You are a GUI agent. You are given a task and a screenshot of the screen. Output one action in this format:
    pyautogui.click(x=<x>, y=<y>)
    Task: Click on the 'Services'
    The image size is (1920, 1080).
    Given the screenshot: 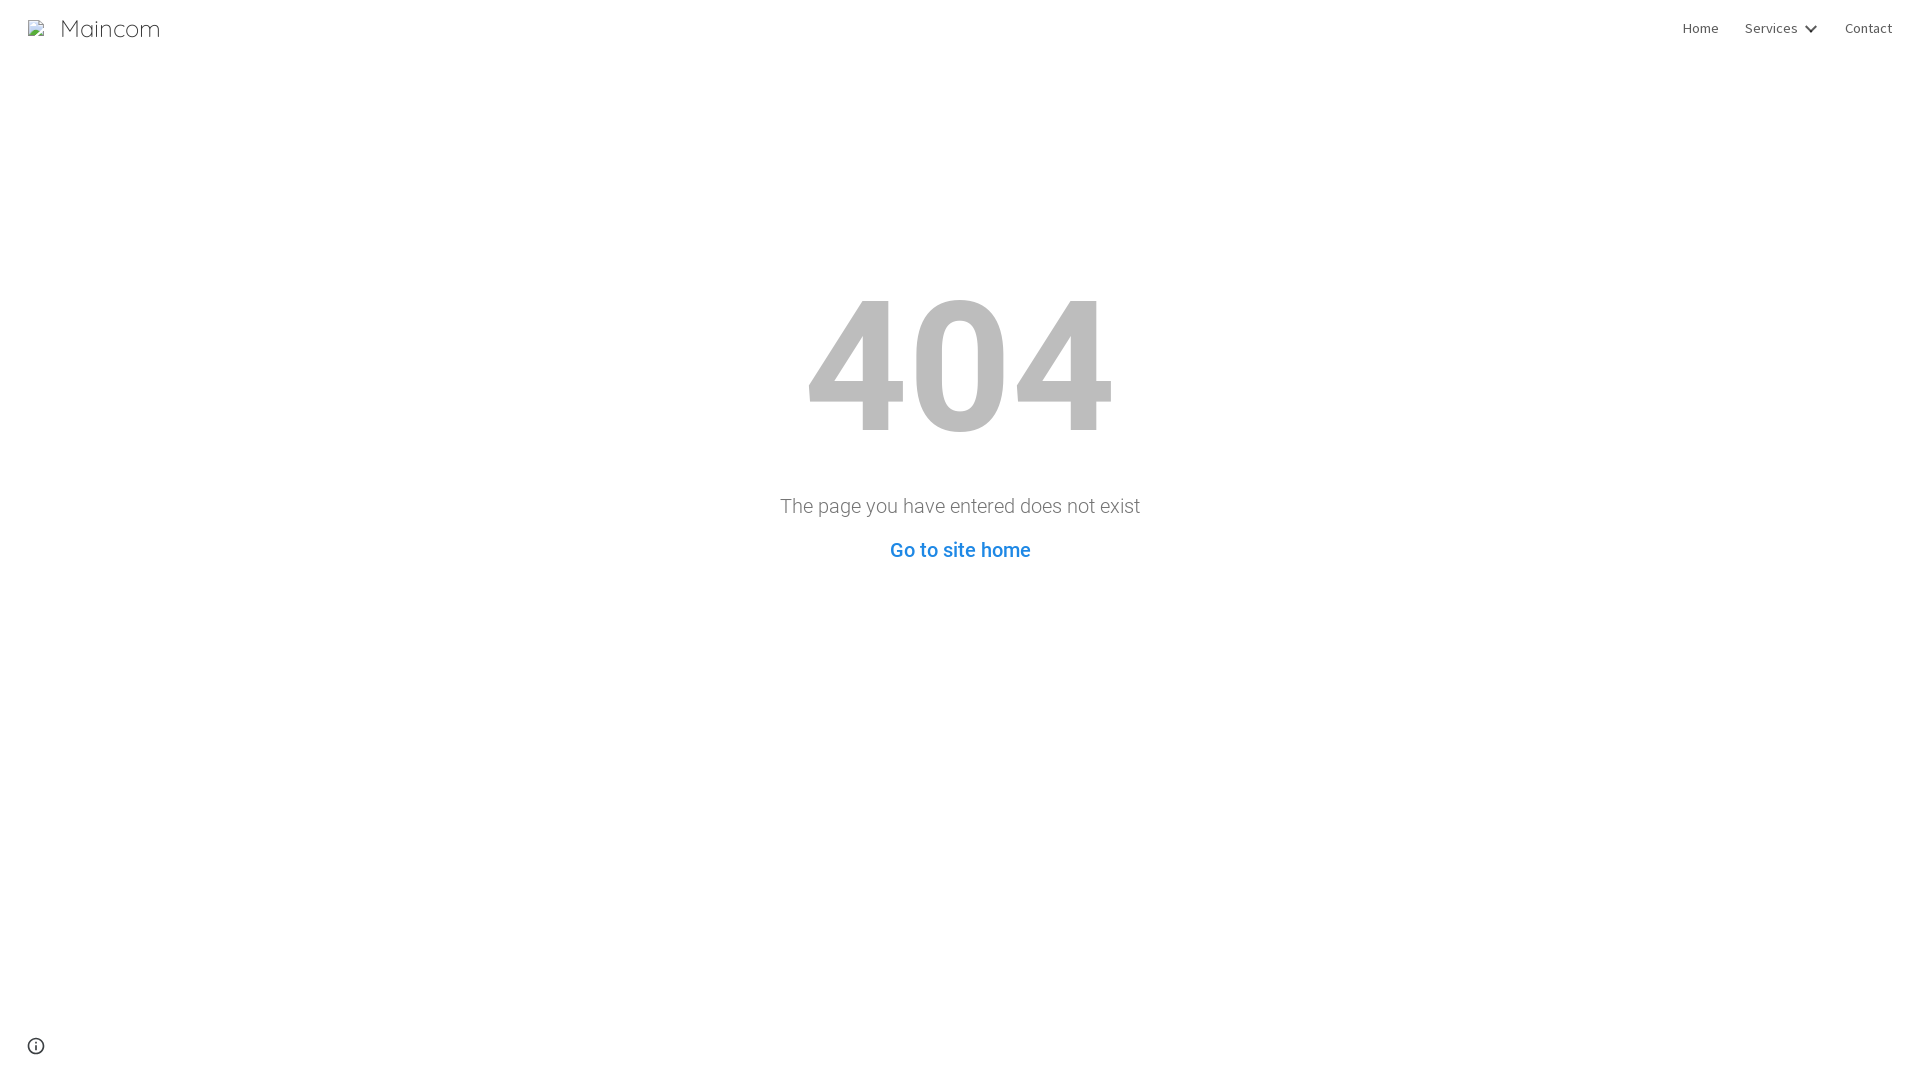 What is the action you would take?
    pyautogui.click(x=1771, y=27)
    